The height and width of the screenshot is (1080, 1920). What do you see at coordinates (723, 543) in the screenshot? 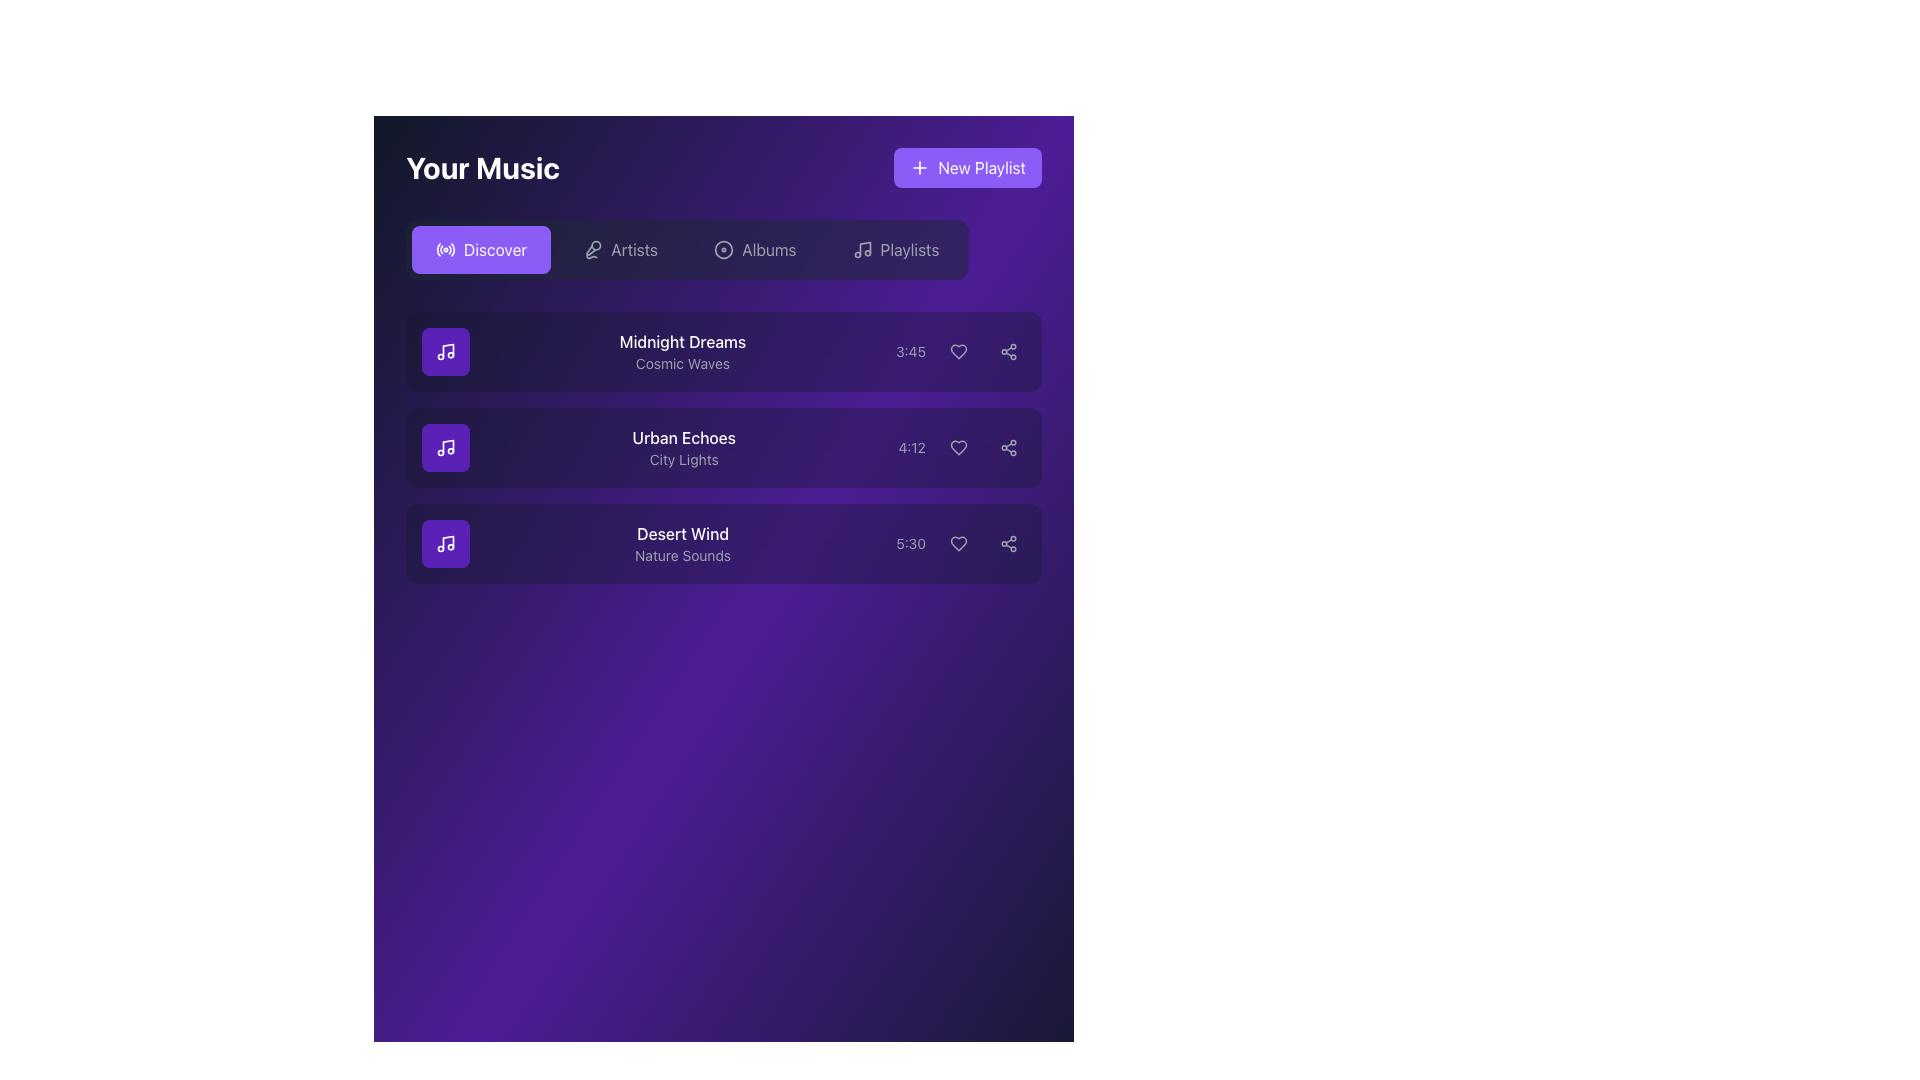
I see `the text block that provides the title and description of a song in the third track card of the music list` at bounding box center [723, 543].